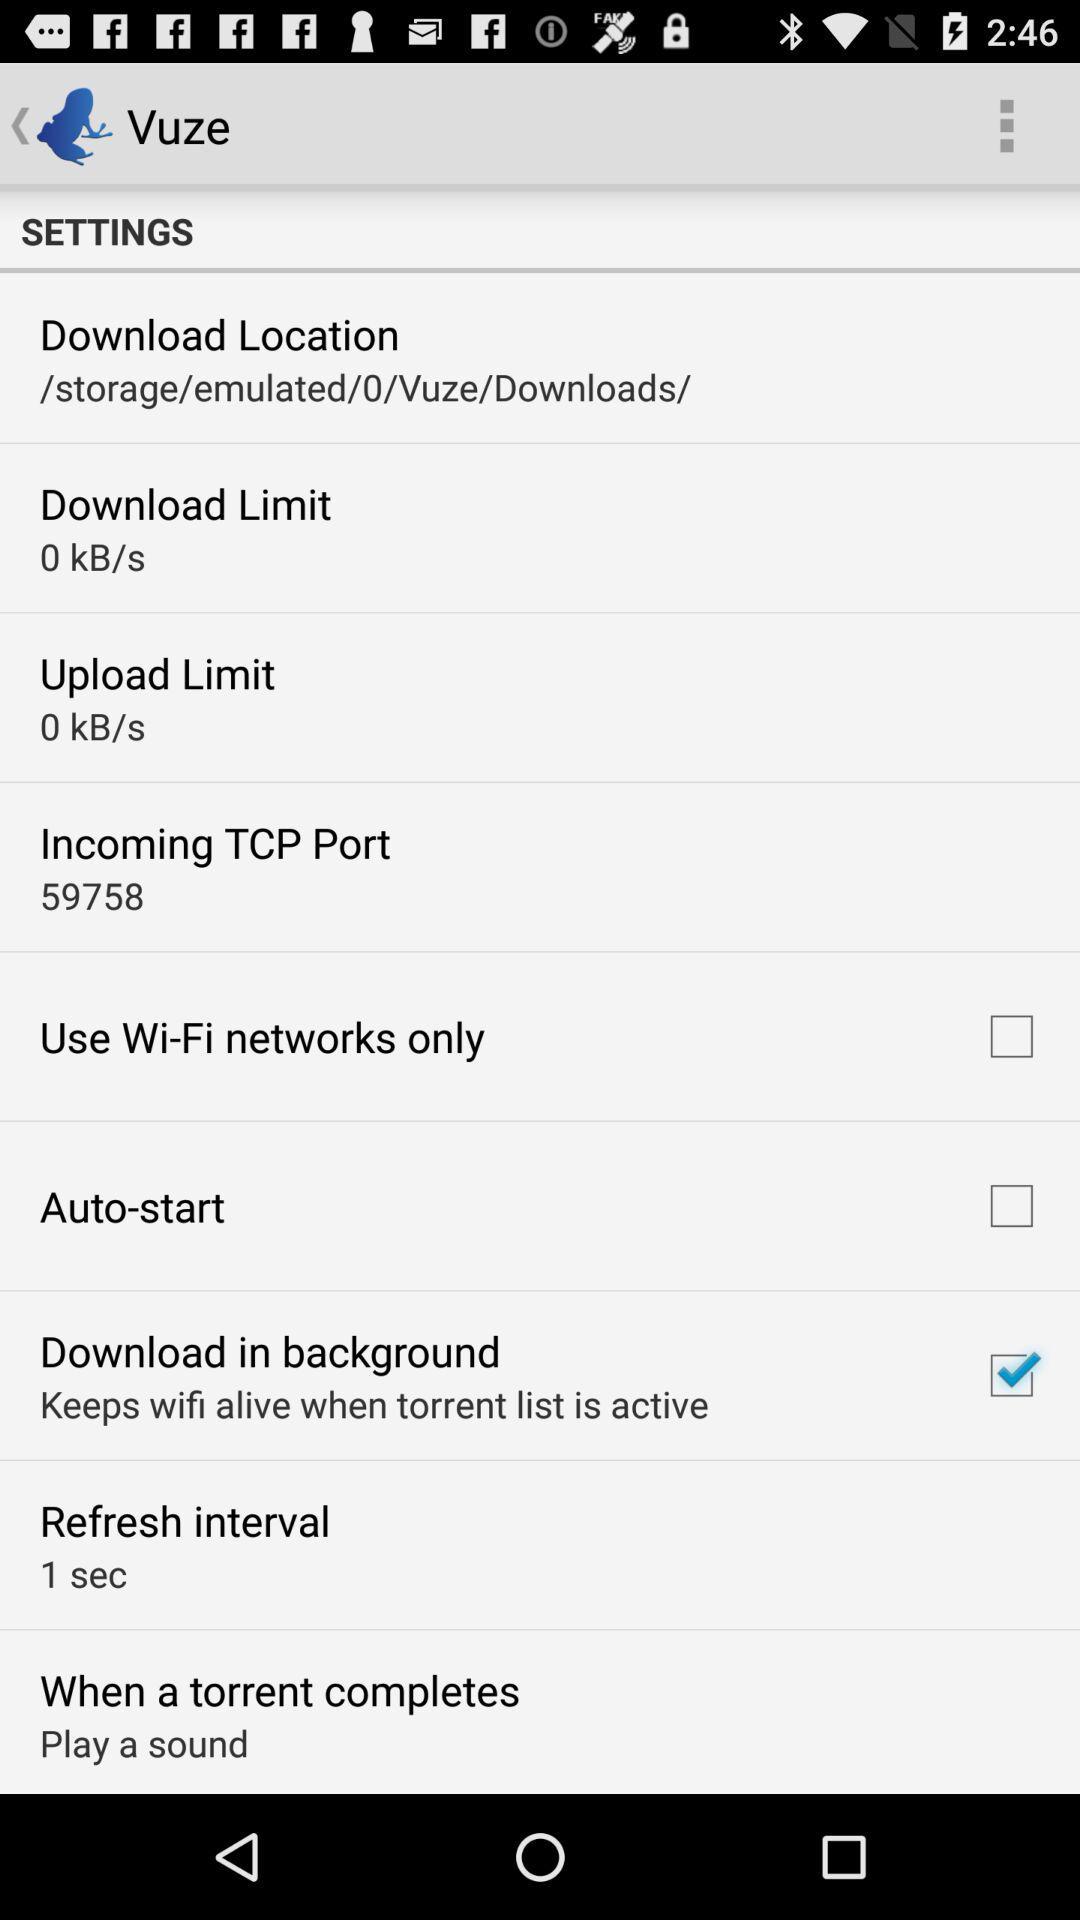  What do you see at coordinates (219, 333) in the screenshot?
I see `the app below the settings` at bounding box center [219, 333].